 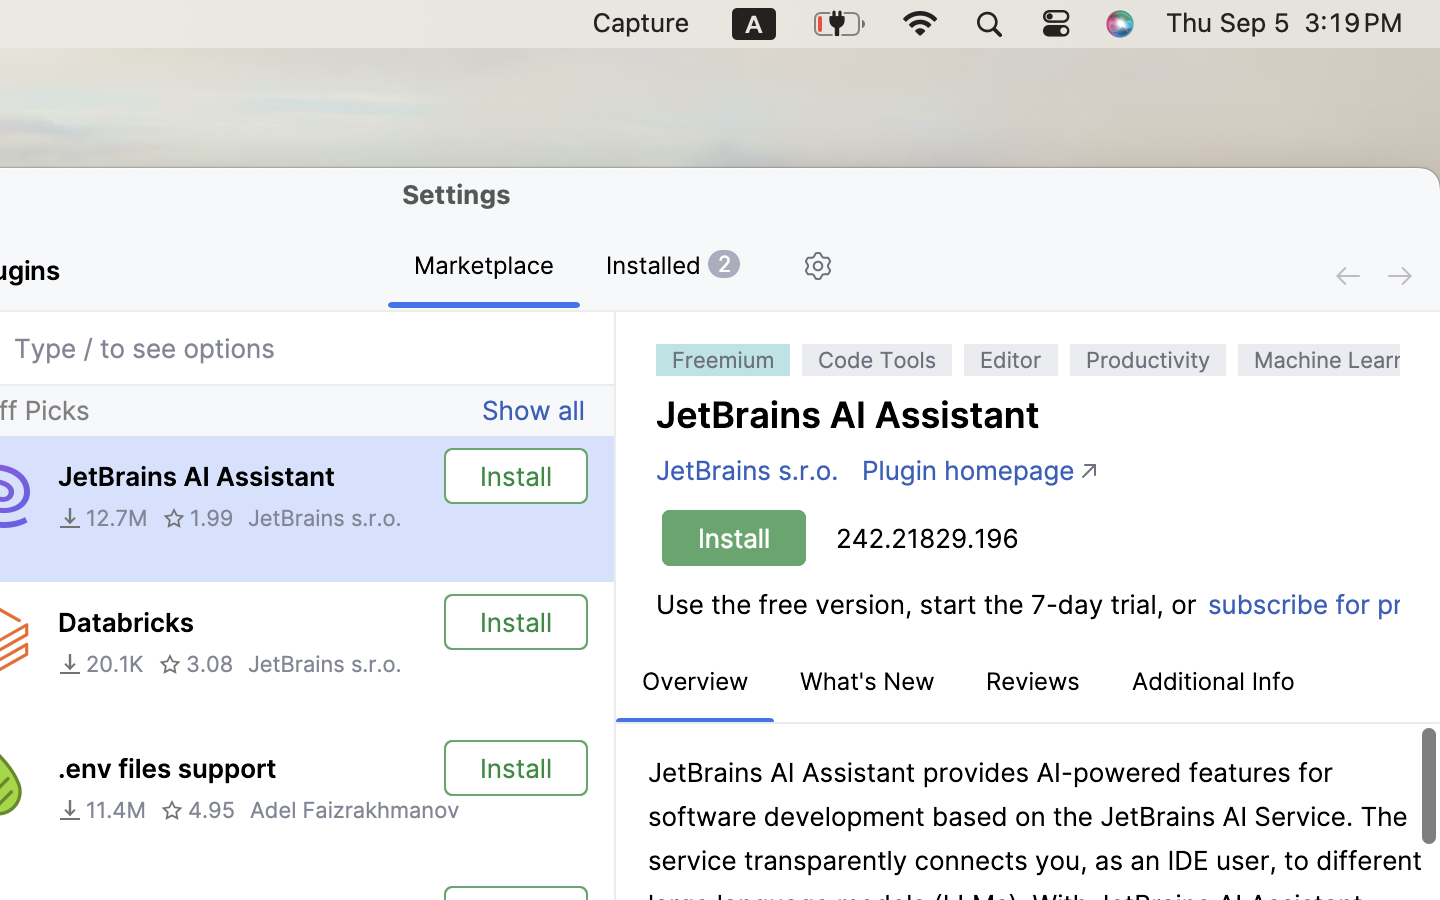 I want to click on 'Settings', so click(x=457, y=194).